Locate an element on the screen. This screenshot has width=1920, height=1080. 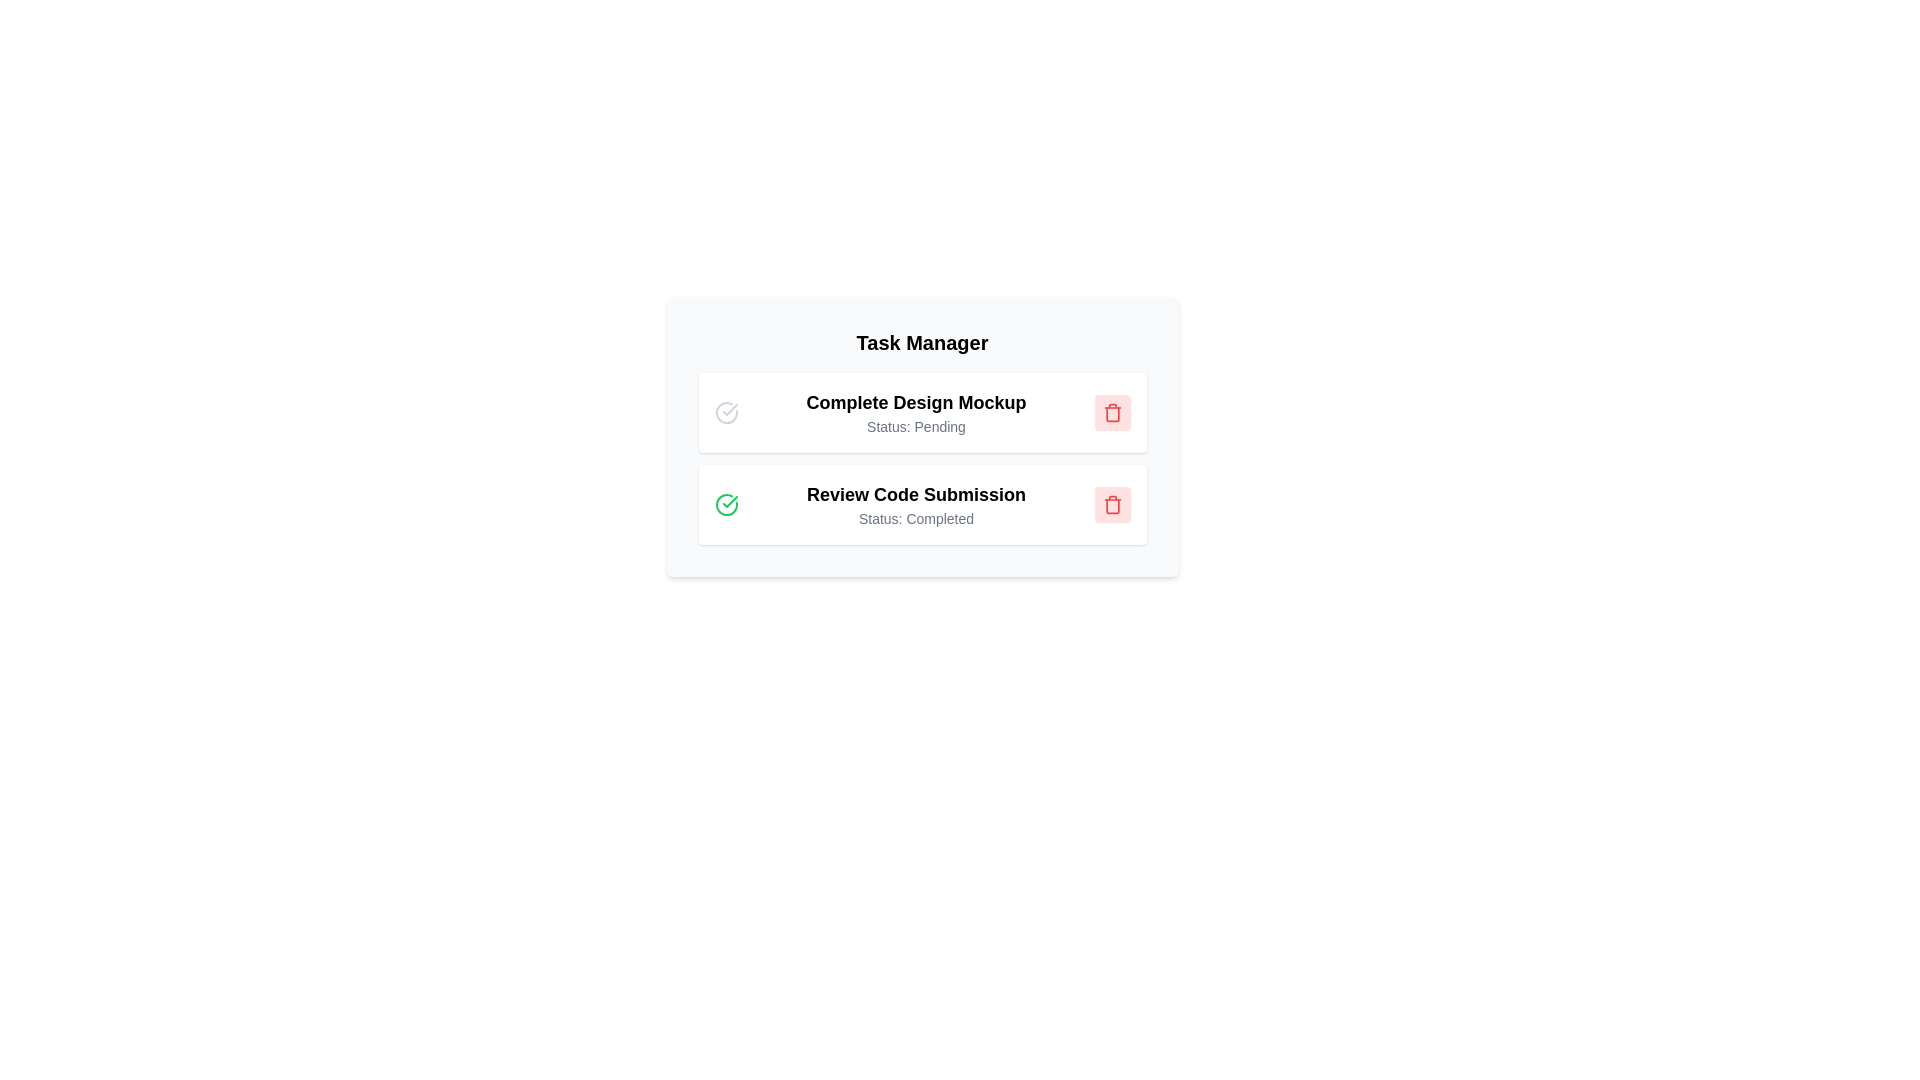
delete button for the task titled 'Review Code Submission' is located at coordinates (1111, 504).